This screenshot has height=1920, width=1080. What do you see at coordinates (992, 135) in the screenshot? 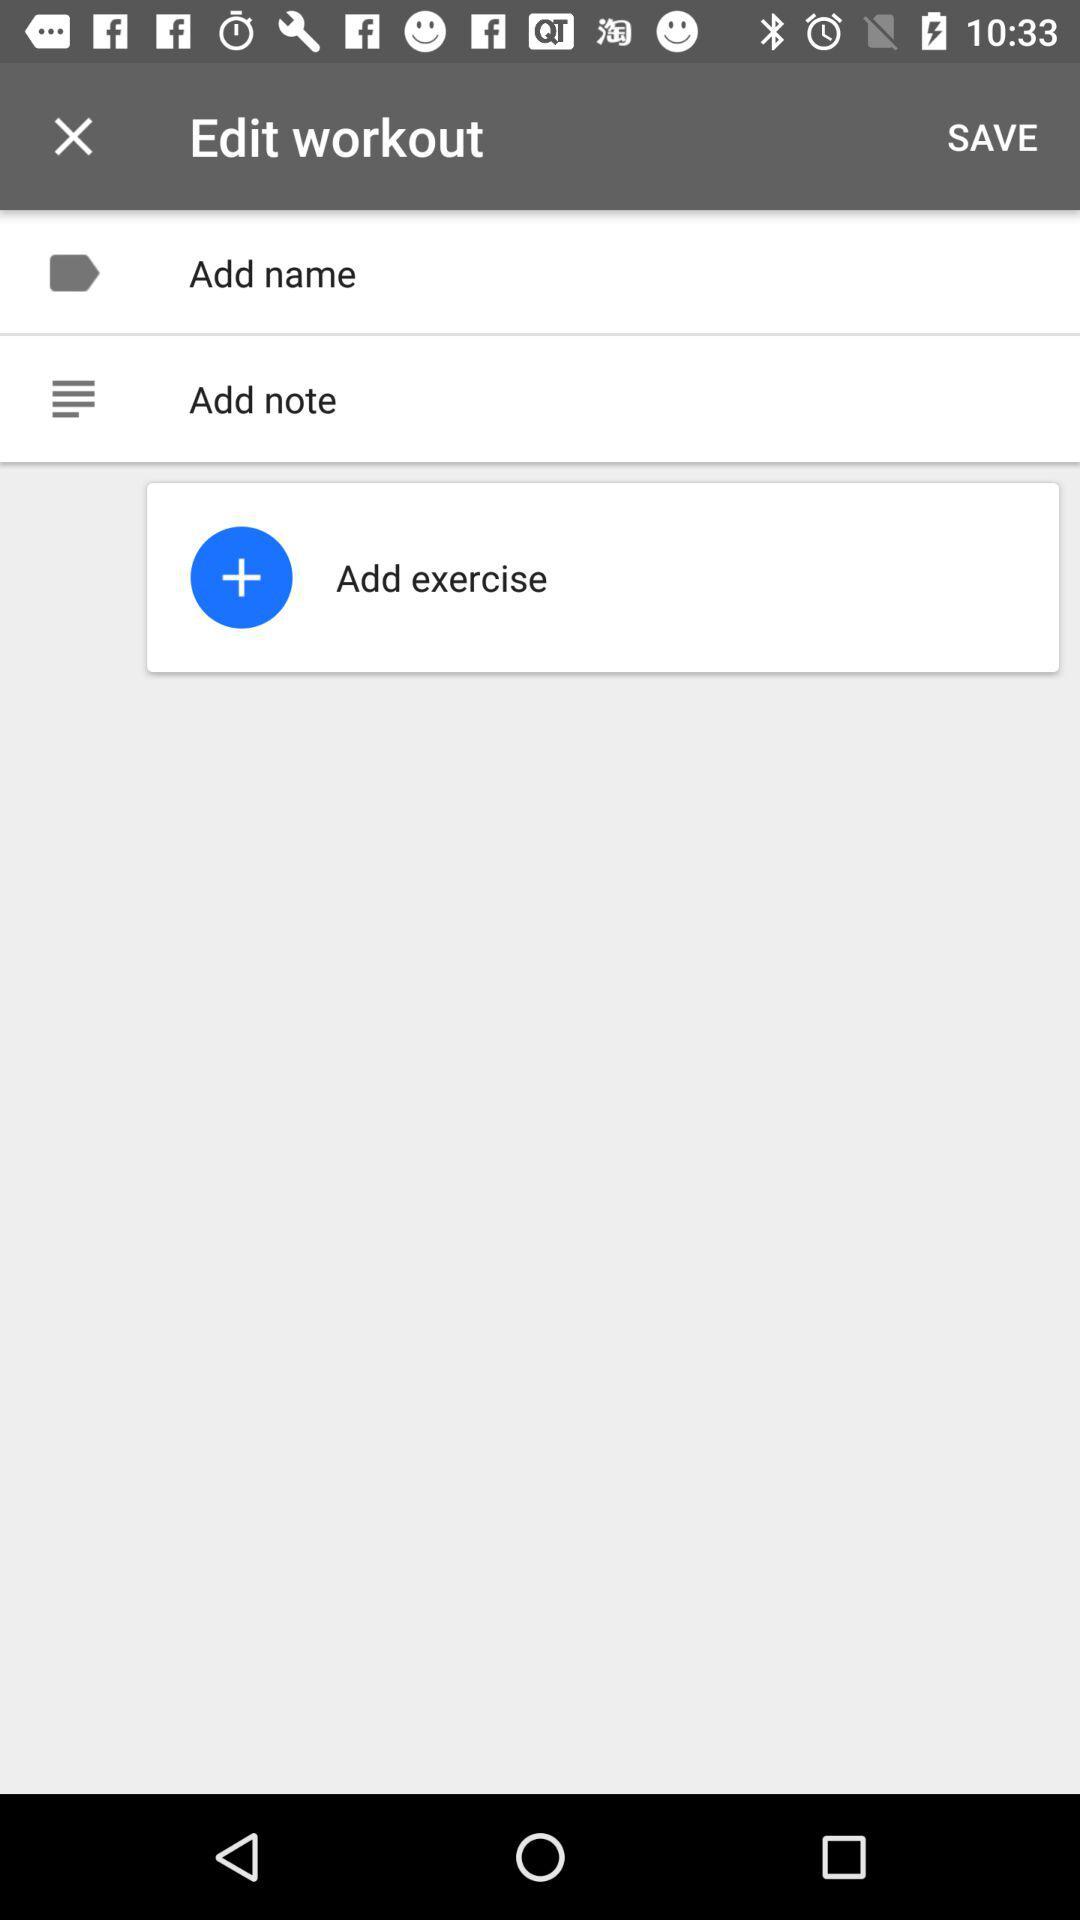
I see `save` at bounding box center [992, 135].